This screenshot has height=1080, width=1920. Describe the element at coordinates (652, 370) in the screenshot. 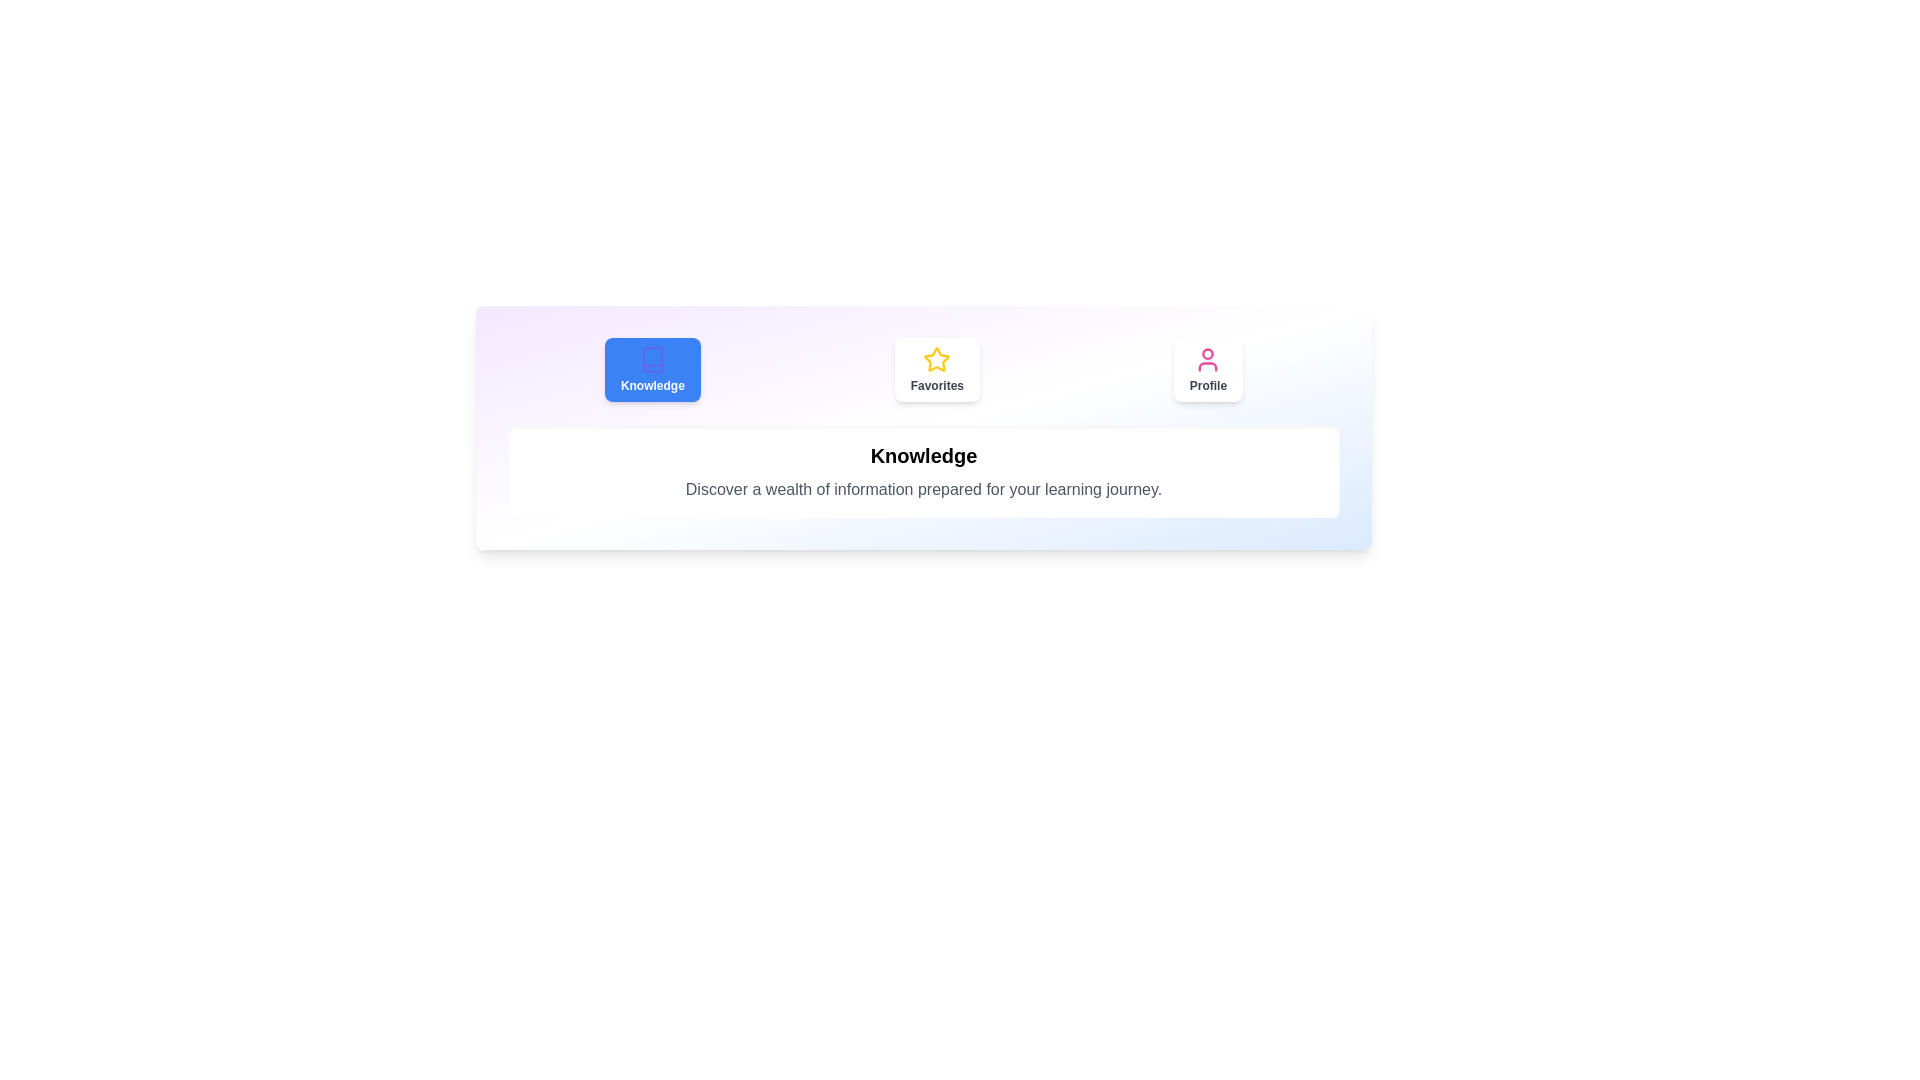

I see `the button labeled Knowledge to observe its hover effect` at that location.